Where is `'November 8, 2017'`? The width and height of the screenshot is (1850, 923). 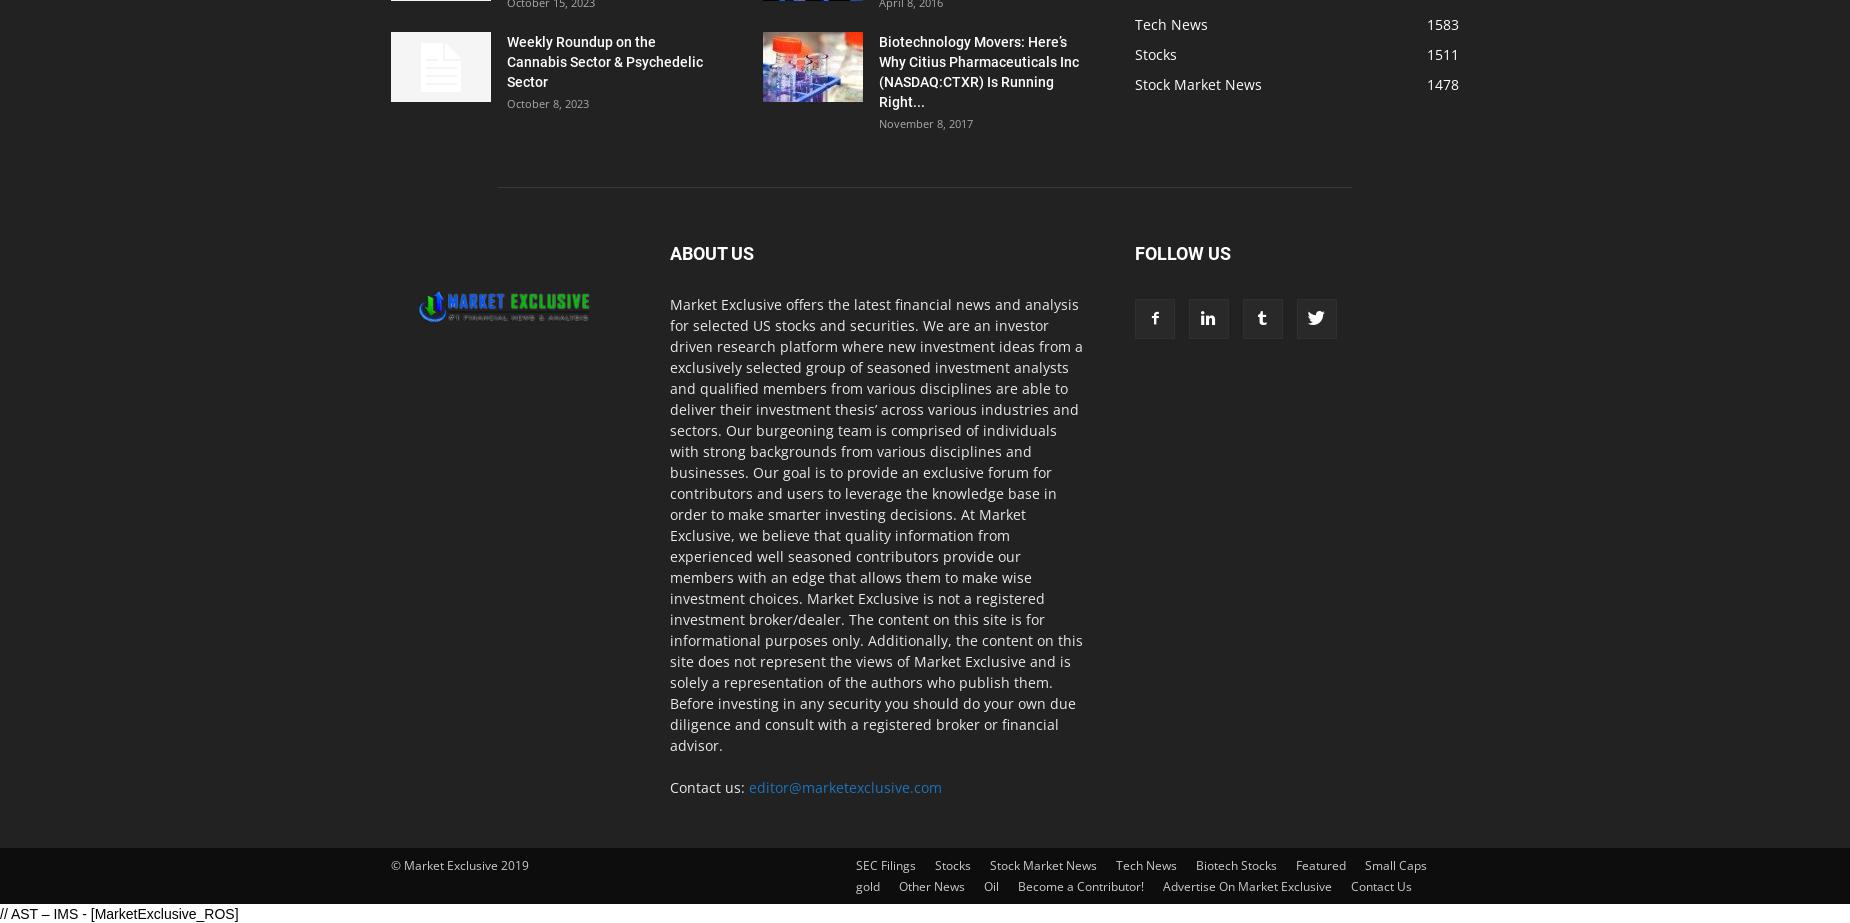
'November 8, 2017' is located at coordinates (925, 123).